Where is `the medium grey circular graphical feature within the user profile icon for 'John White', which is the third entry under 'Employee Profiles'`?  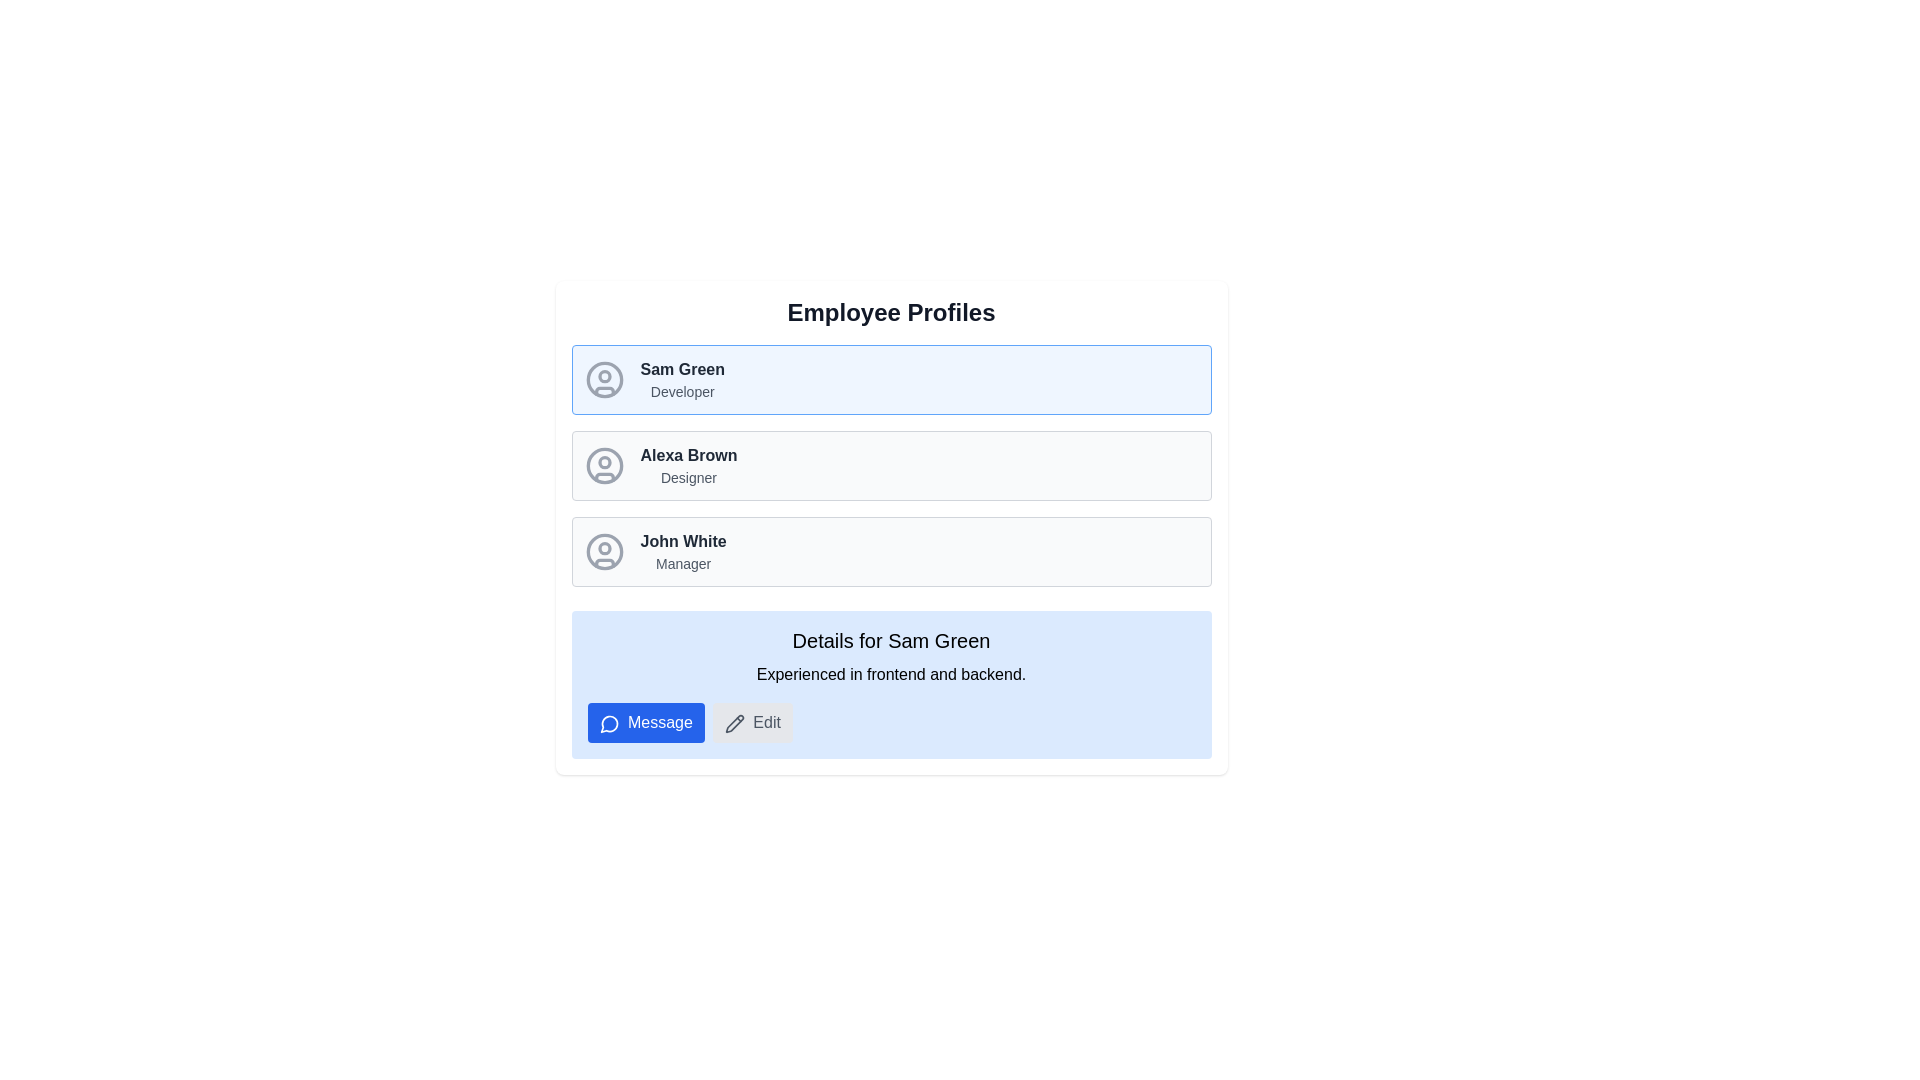 the medium grey circular graphical feature within the user profile icon for 'John White', which is the third entry under 'Employee Profiles' is located at coordinates (603, 551).